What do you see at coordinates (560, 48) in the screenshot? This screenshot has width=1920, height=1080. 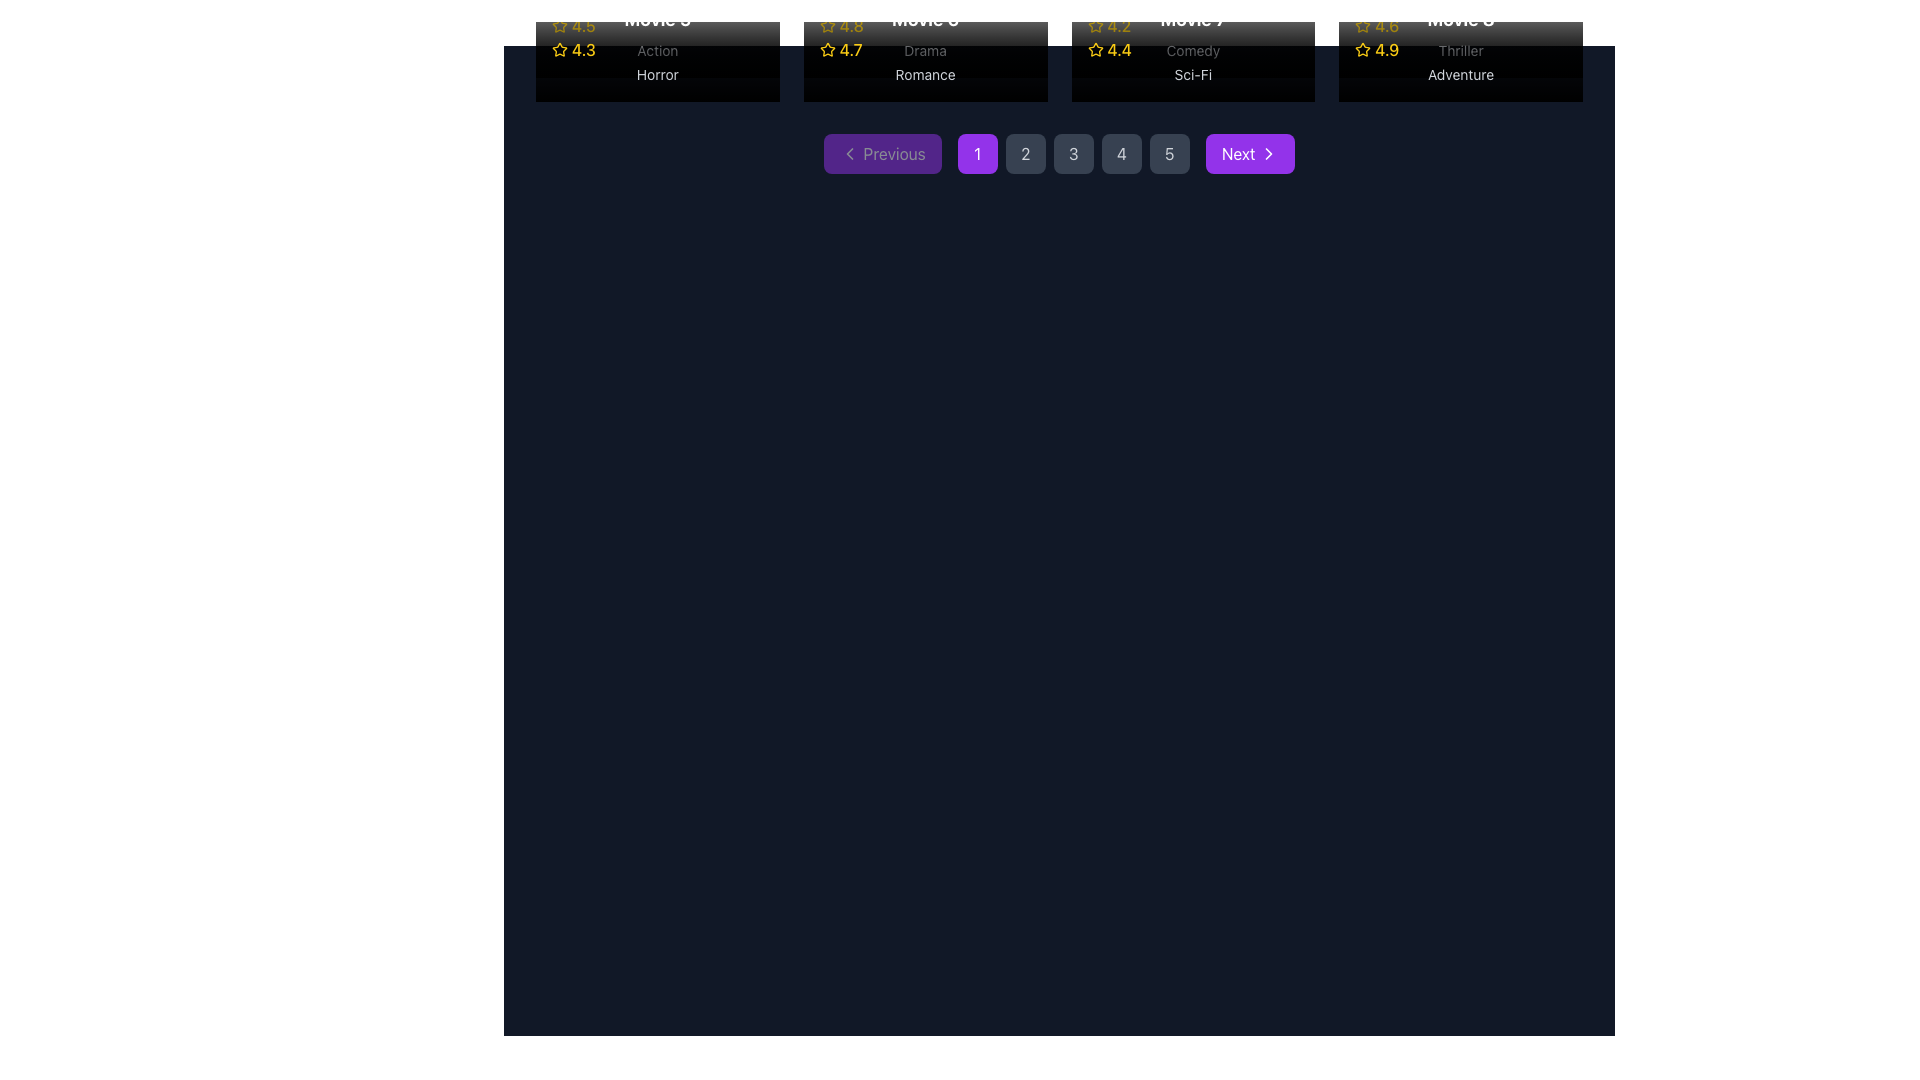 I see `the star icon representing the rating of the first listed movie, located in the top-left corner of the interface` at bounding box center [560, 48].